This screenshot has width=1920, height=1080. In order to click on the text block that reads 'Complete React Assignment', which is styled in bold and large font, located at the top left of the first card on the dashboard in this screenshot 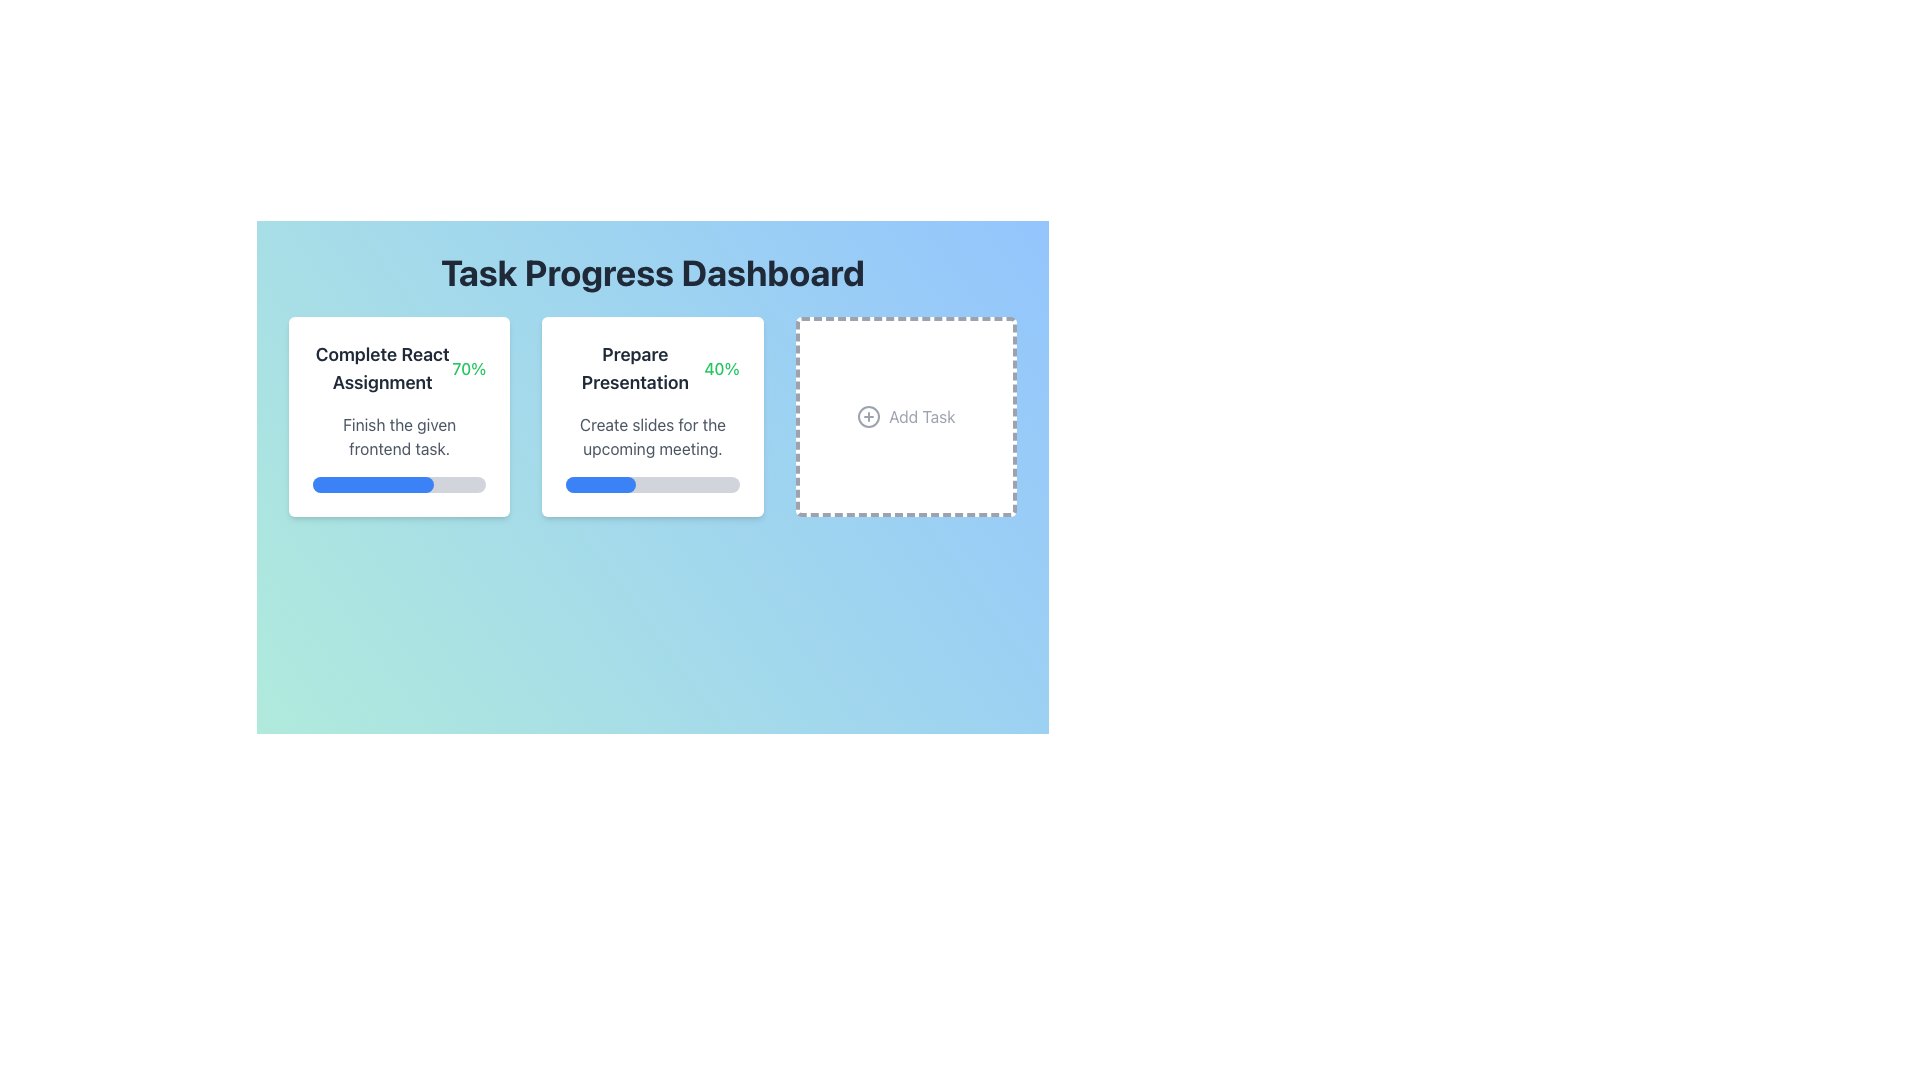, I will do `click(382, 369)`.